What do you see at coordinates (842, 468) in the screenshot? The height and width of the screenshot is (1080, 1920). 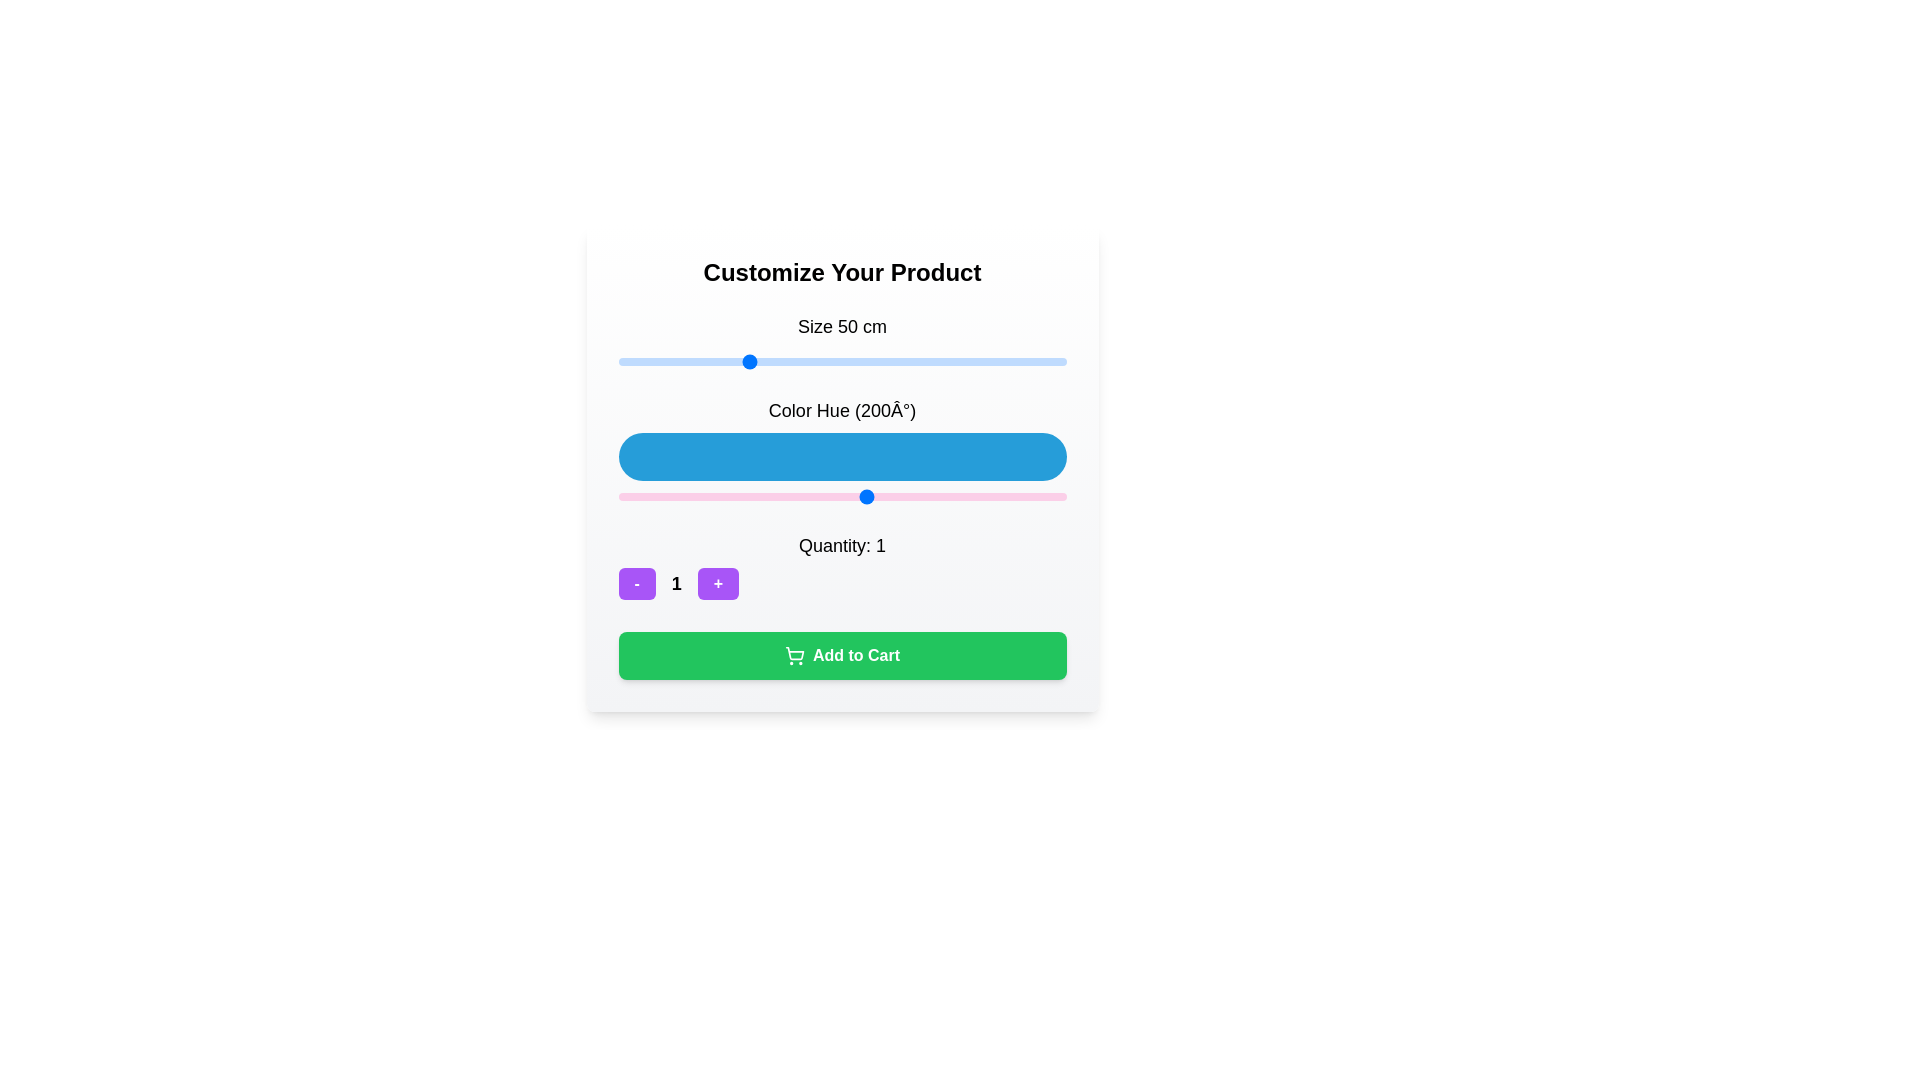 I see `the range slider located beneath the label 'Color Hue (200°)'` at bounding box center [842, 468].